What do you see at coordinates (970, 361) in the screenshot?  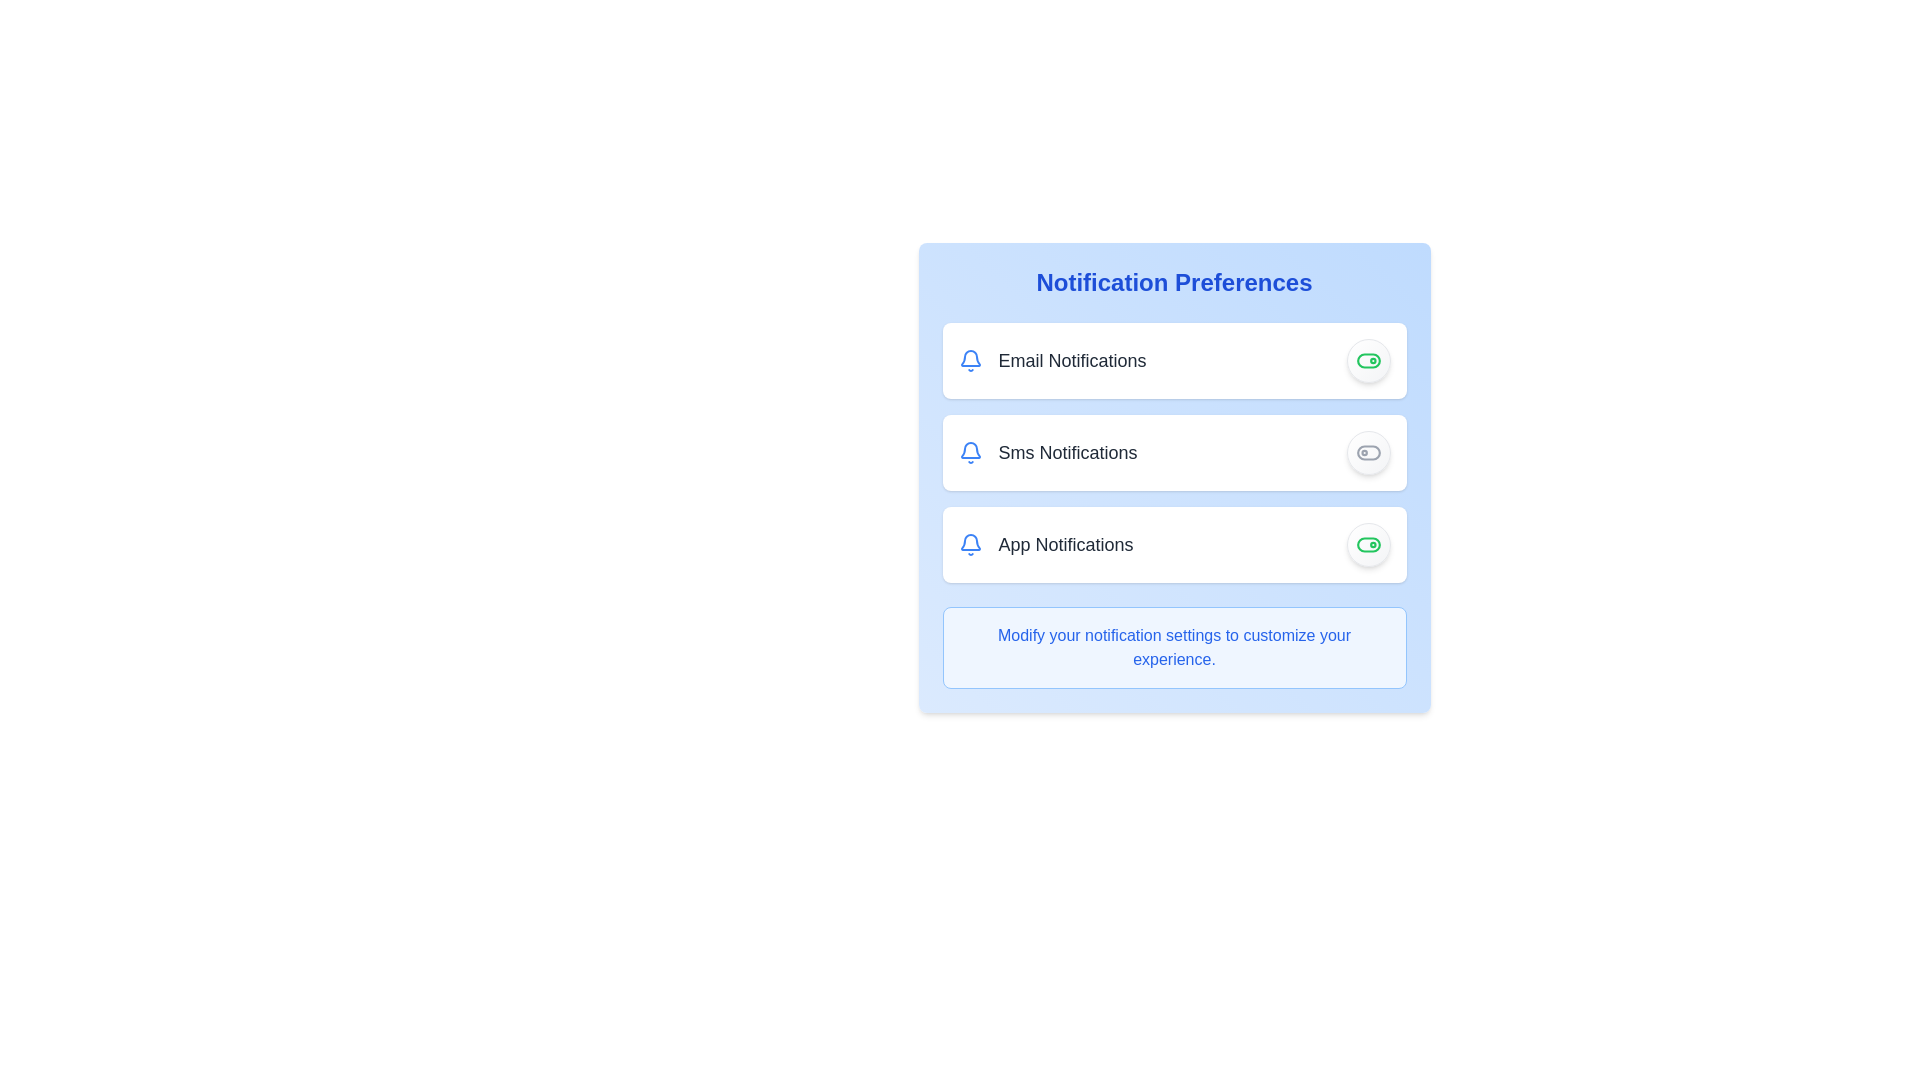 I see `the blue bell-shaped notification icon located to the left of the 'Email Notifications' label in the first row of the notification options list` at bounding box center [970, 361].